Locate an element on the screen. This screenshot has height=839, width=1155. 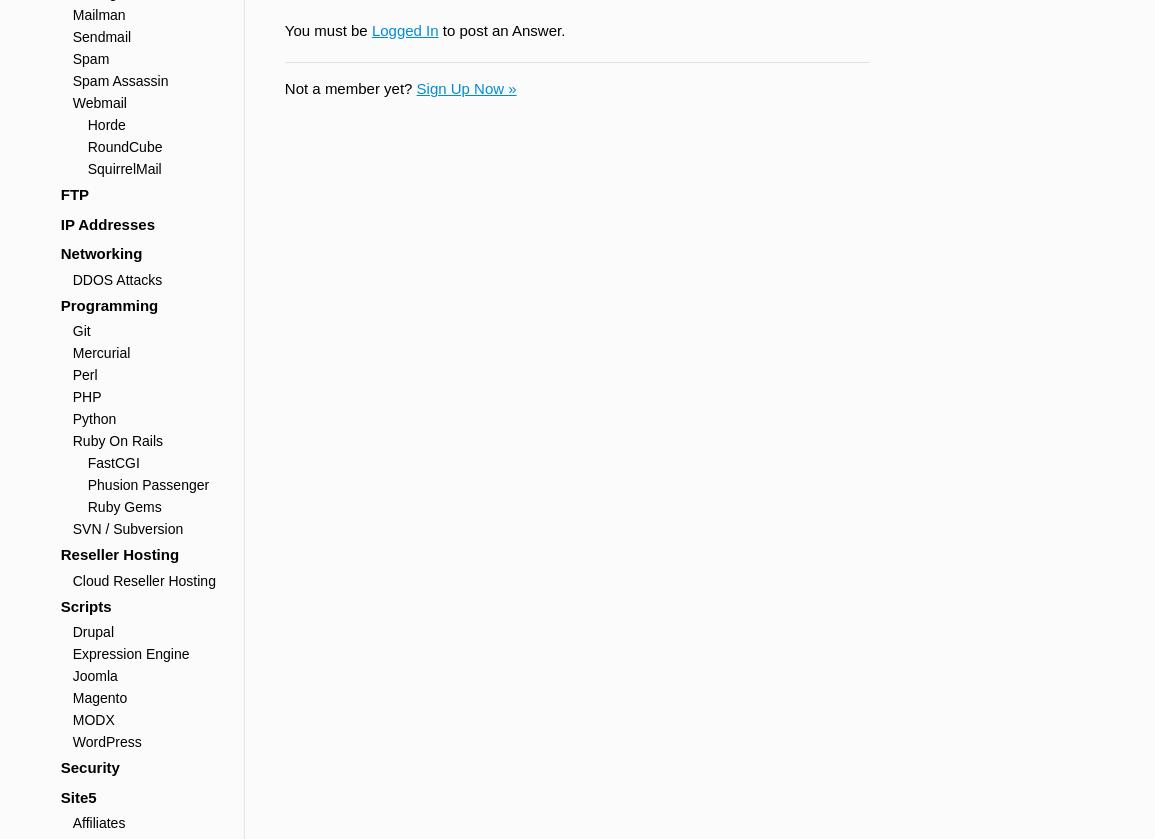
'FTP' is located at coordinates (73, 194).